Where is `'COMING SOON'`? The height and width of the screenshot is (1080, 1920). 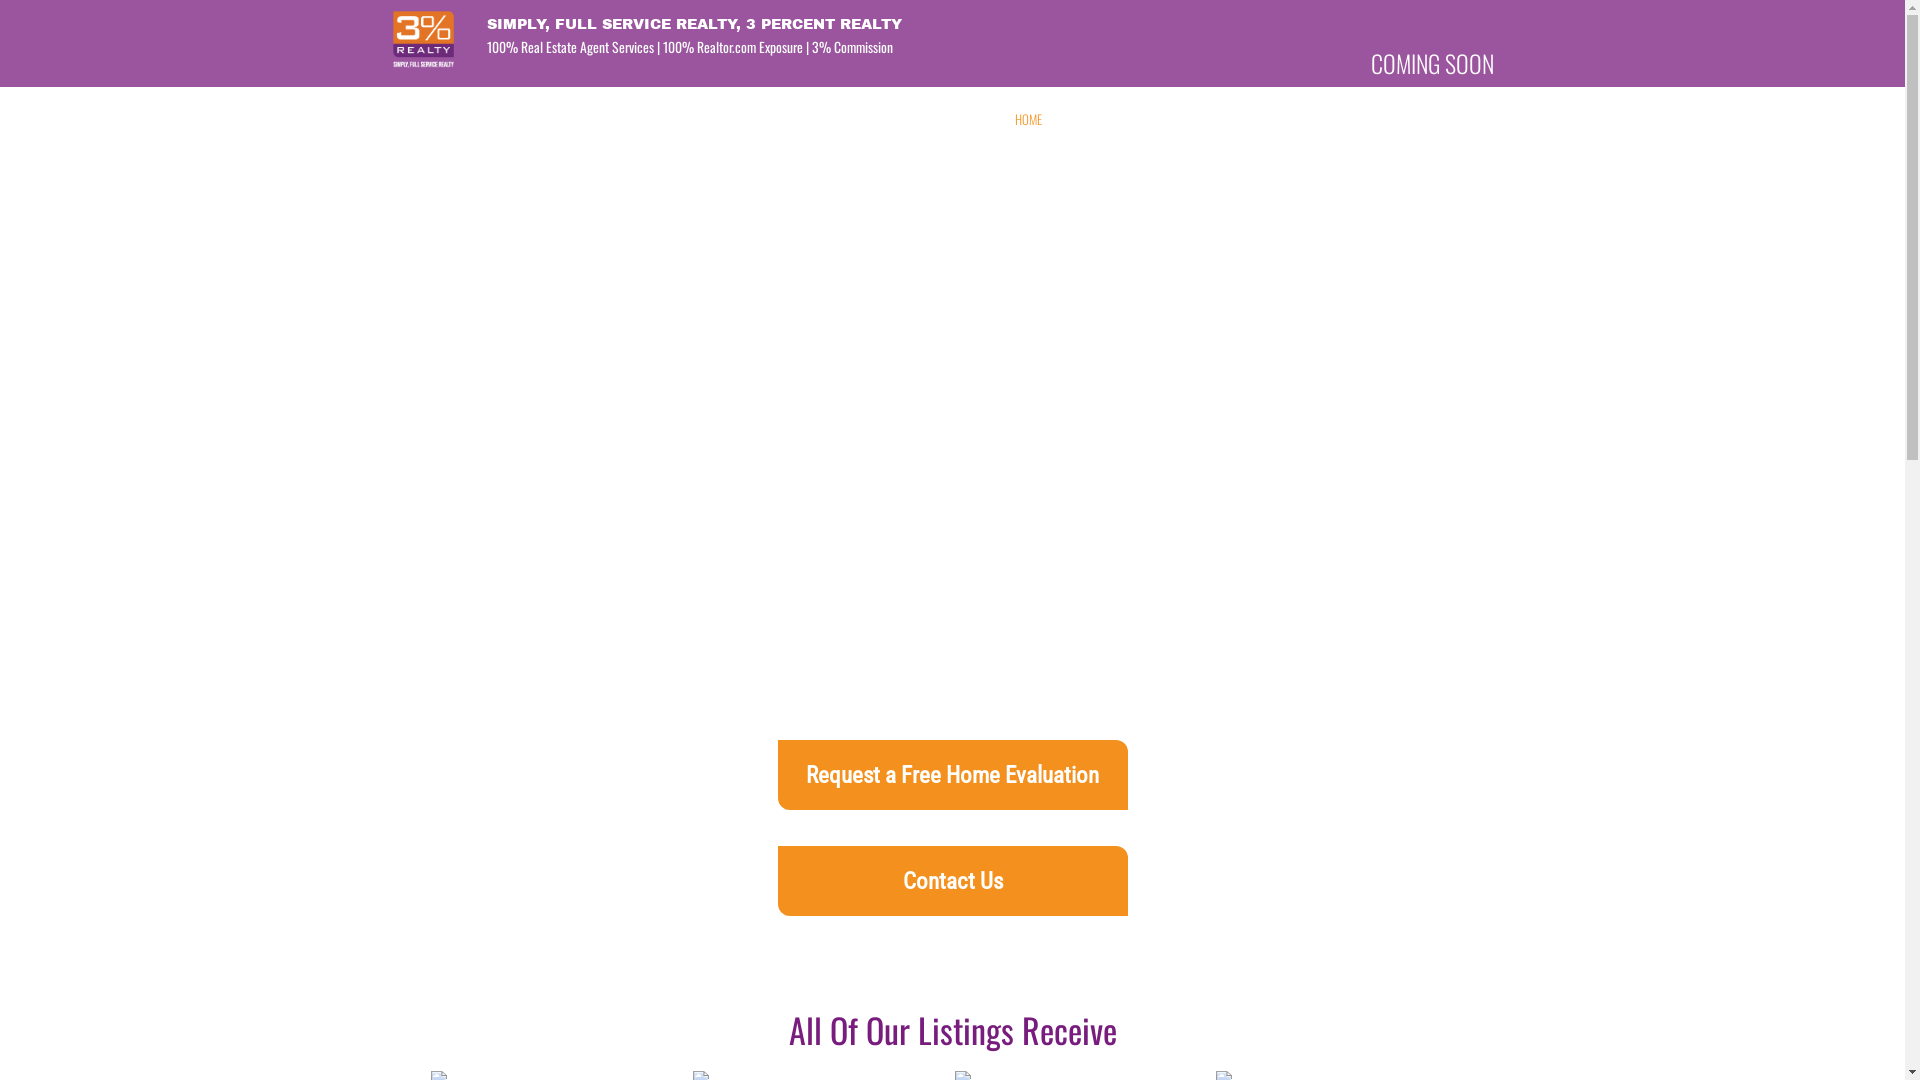
'COMING SOON' is located at coordinates (1370, 61).